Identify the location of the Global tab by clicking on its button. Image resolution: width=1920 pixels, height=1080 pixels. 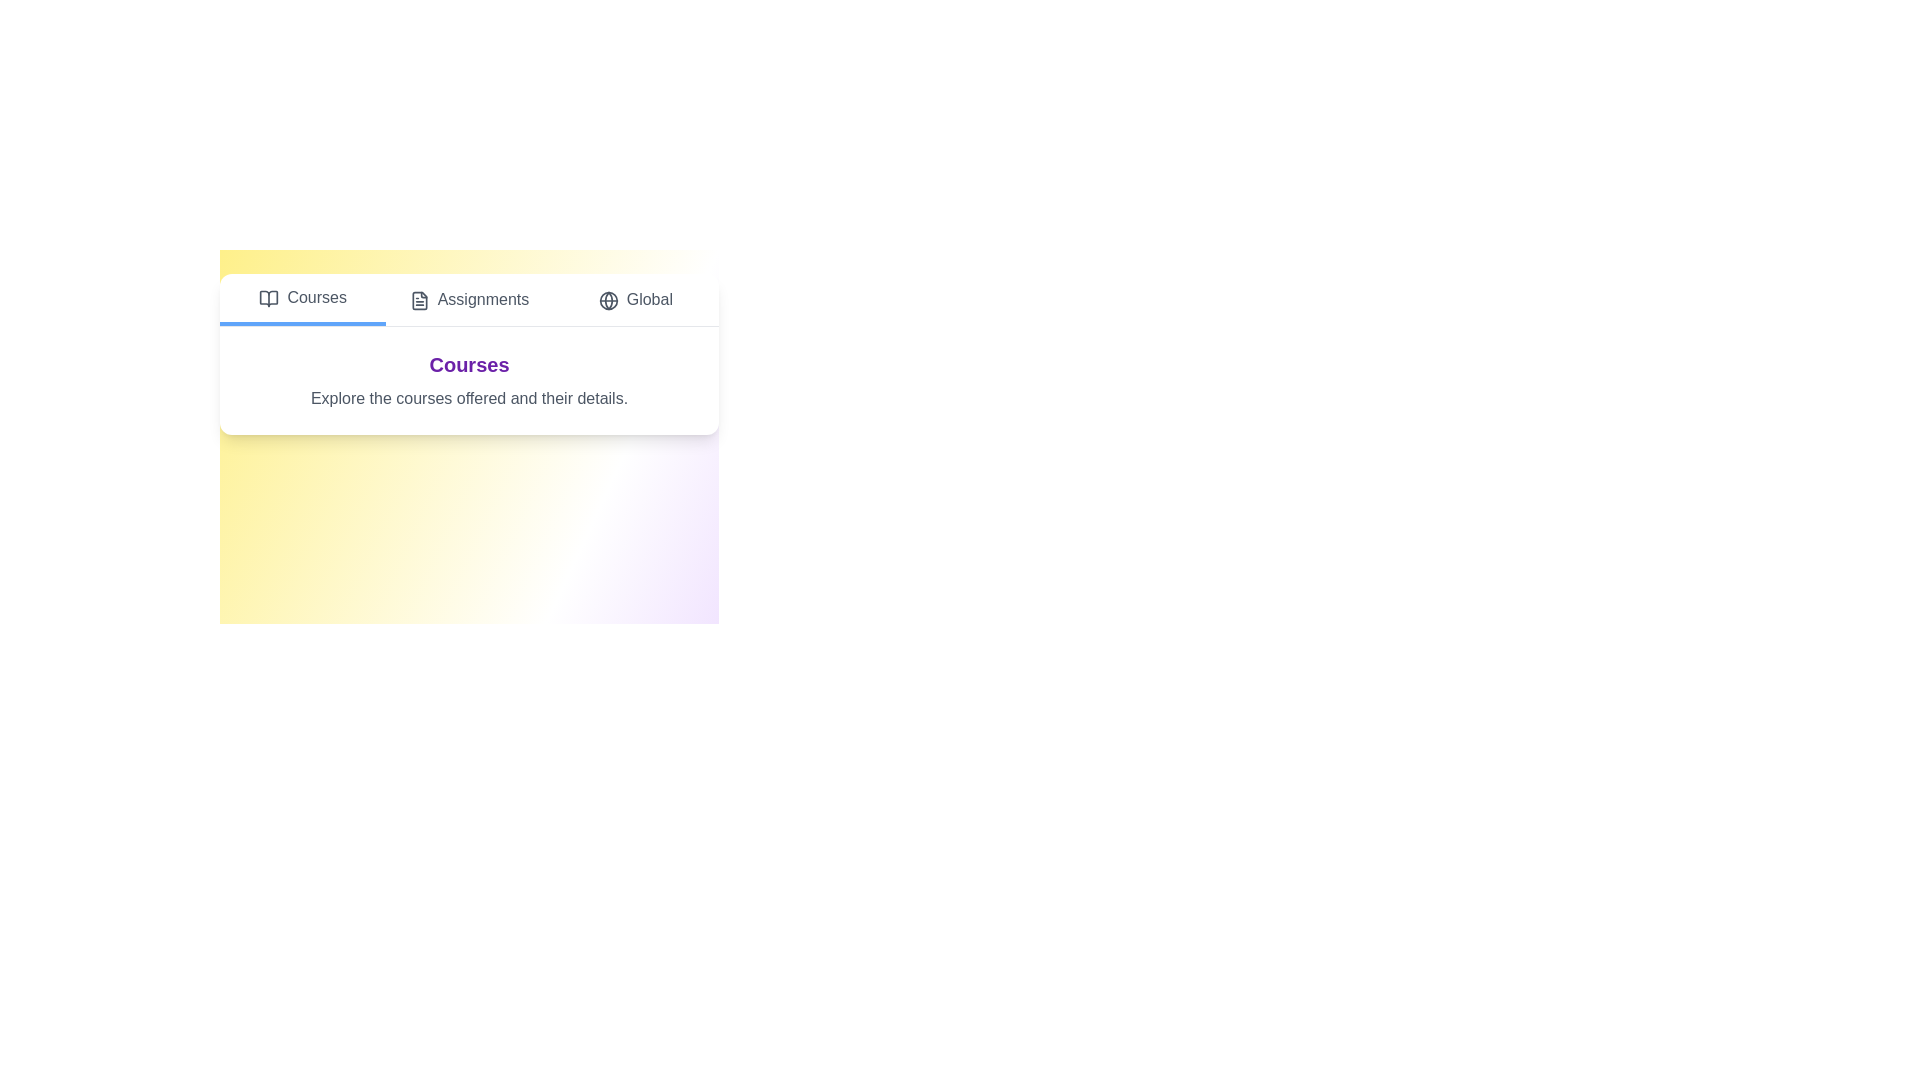
(633, 300).